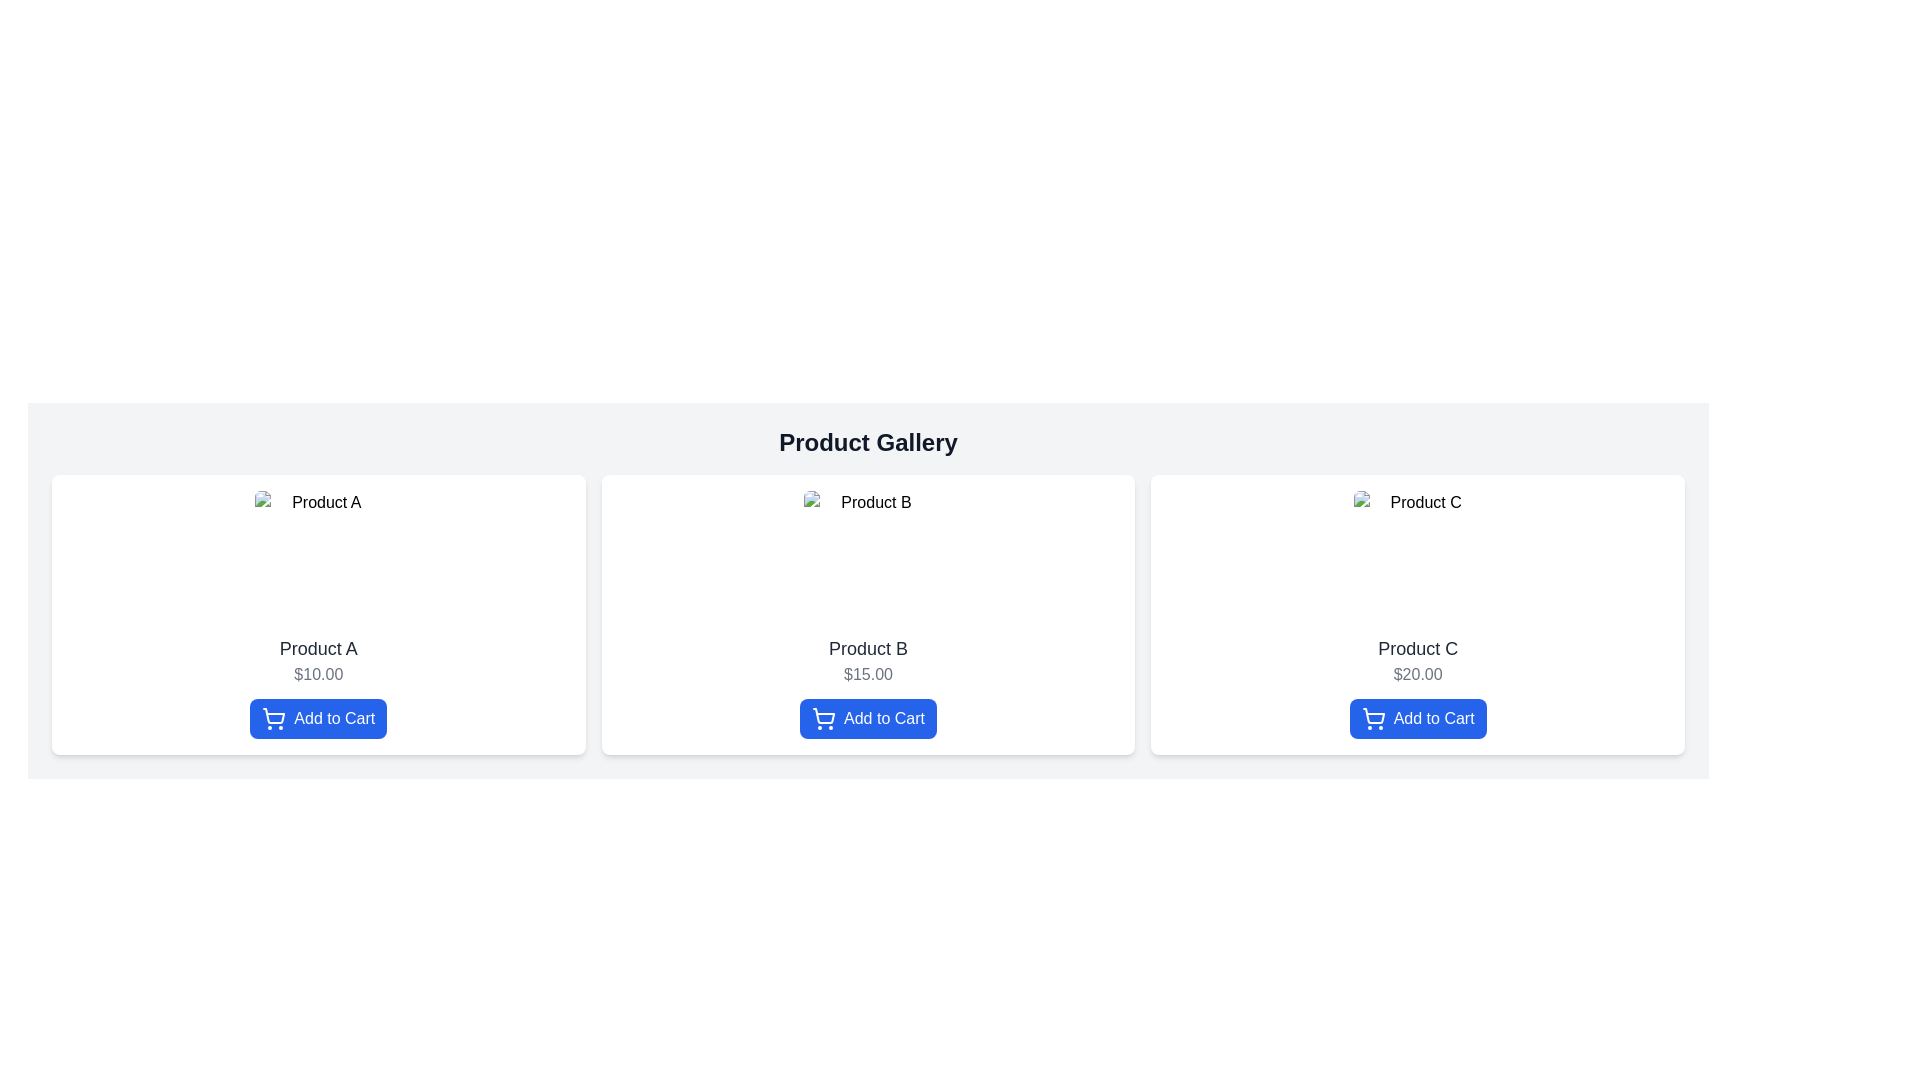  What do you see at coordinates (1417, 717) in the screenshot?
I see `the 'Add to Cart' button with a blue background and white text, located in the bottom section of the 'Product C $20.00' card, which is the third button in the sequence` at bounding box center [1417, 717].